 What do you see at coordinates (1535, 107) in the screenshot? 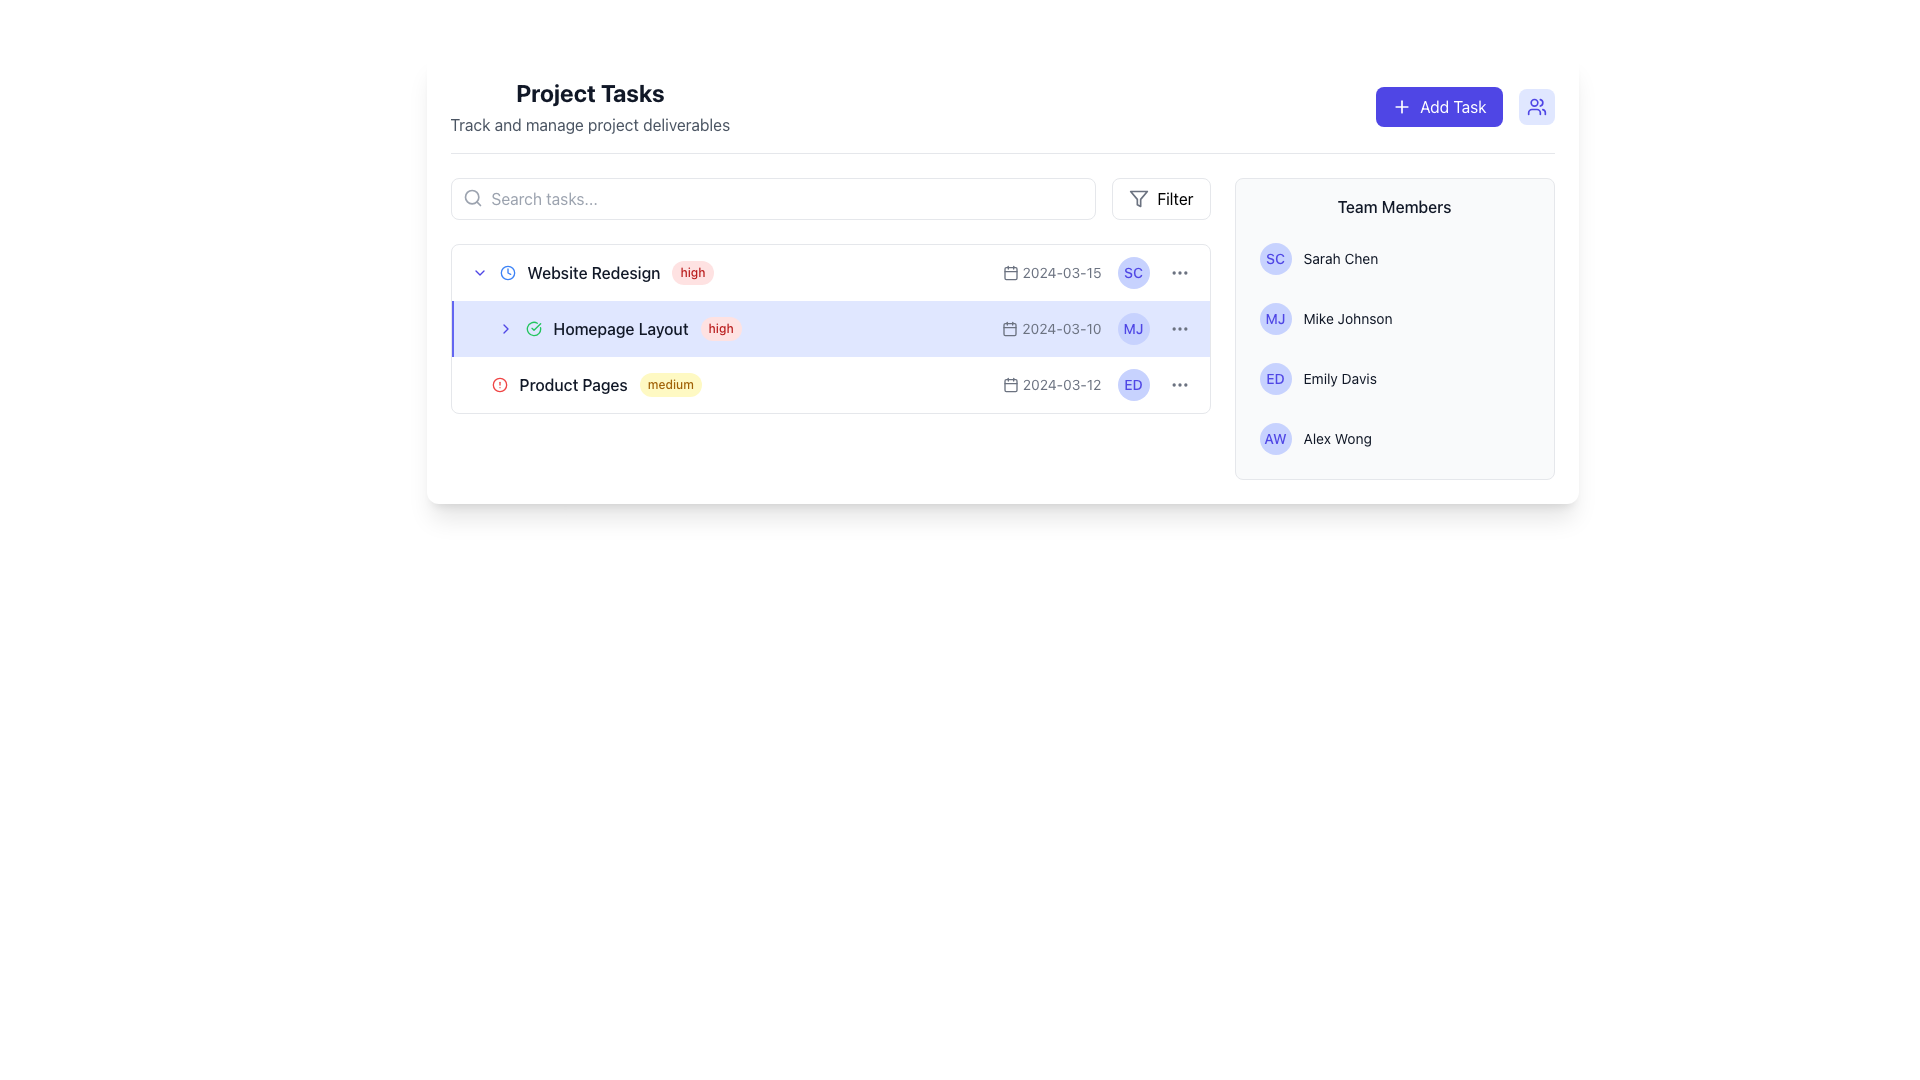
I see `the rounded rectangular button with a pale indigo background and a darker indigo group icon, located to the right of the 'Add Task' button in the top-right corner of the interface, to trigger tooltip or visual feedback` at bounding box center [1535, 107].